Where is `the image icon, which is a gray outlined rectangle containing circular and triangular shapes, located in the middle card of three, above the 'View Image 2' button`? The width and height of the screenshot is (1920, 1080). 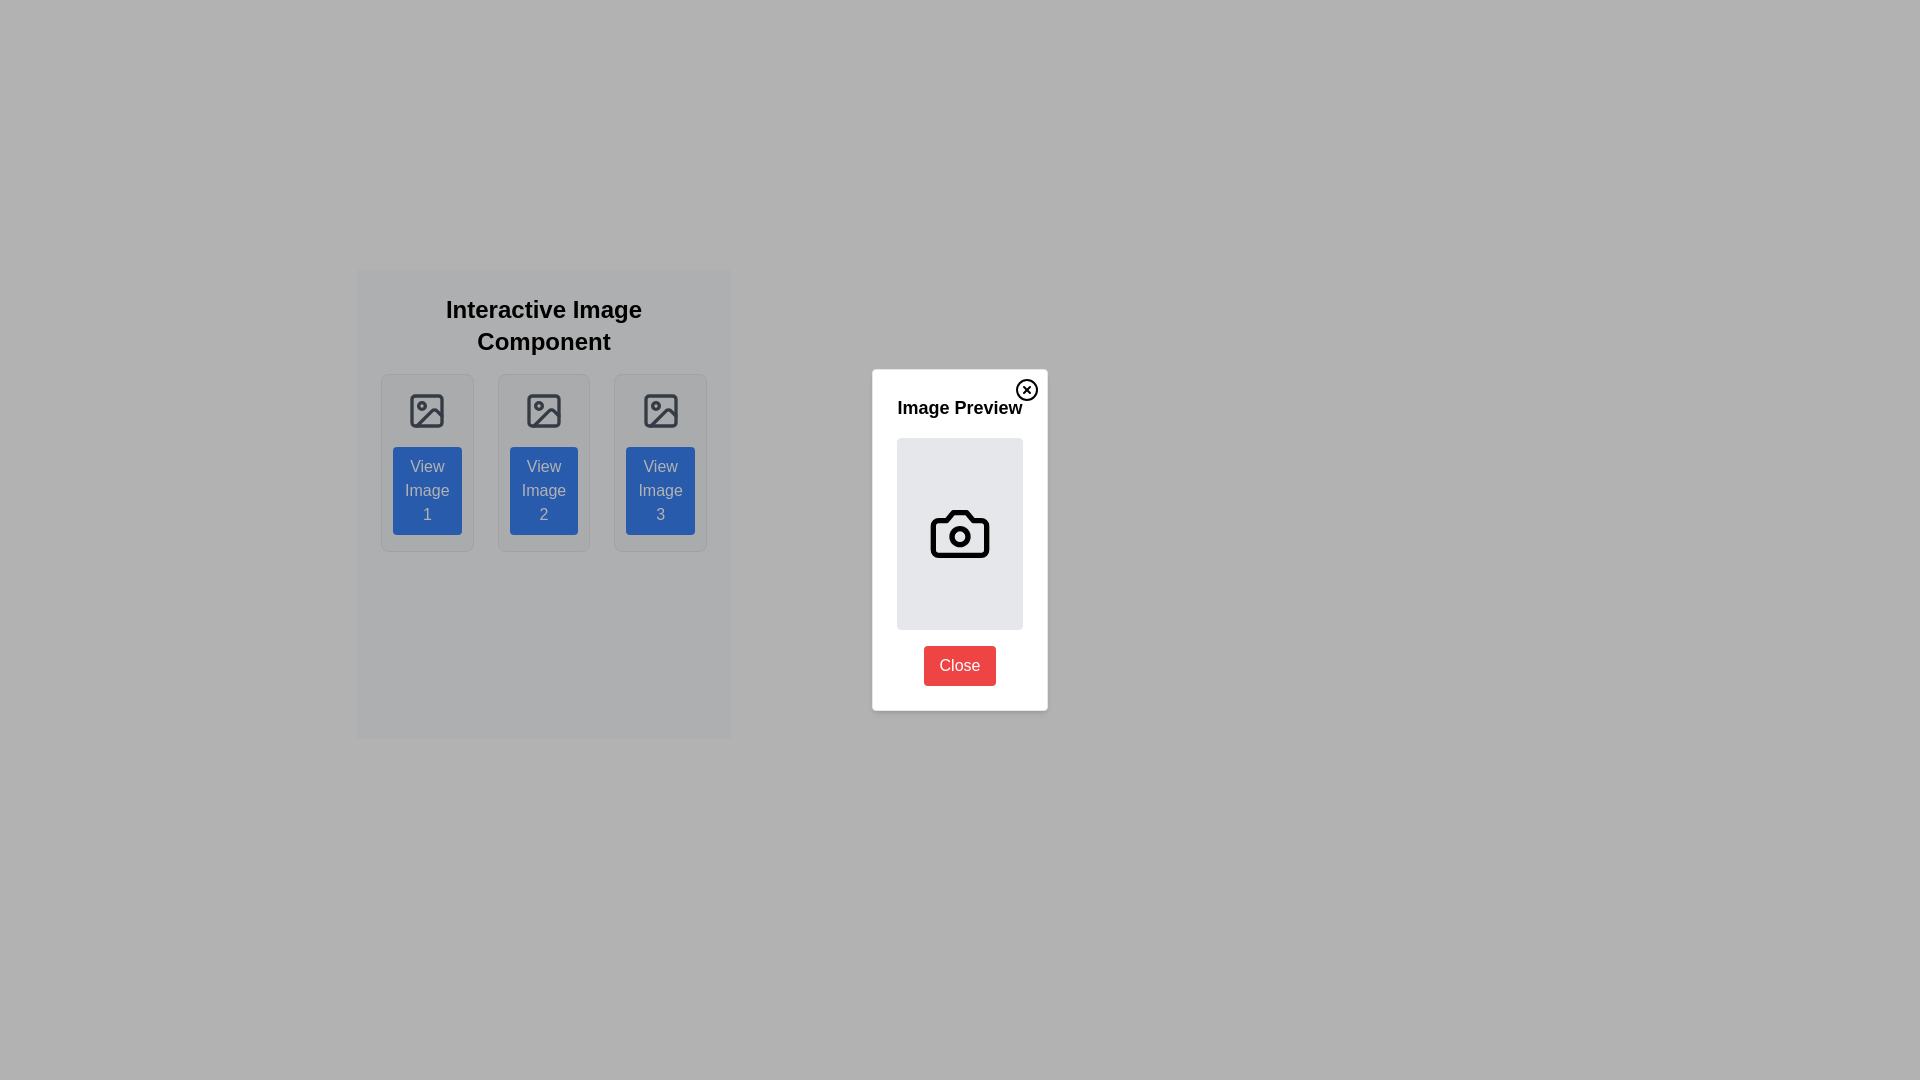 the image icon, which is a gray outlined rectangle containing circular and triangular shapes, located in the middle card of three, above the 'View Image 2' button is located at coordinates (543, 410).